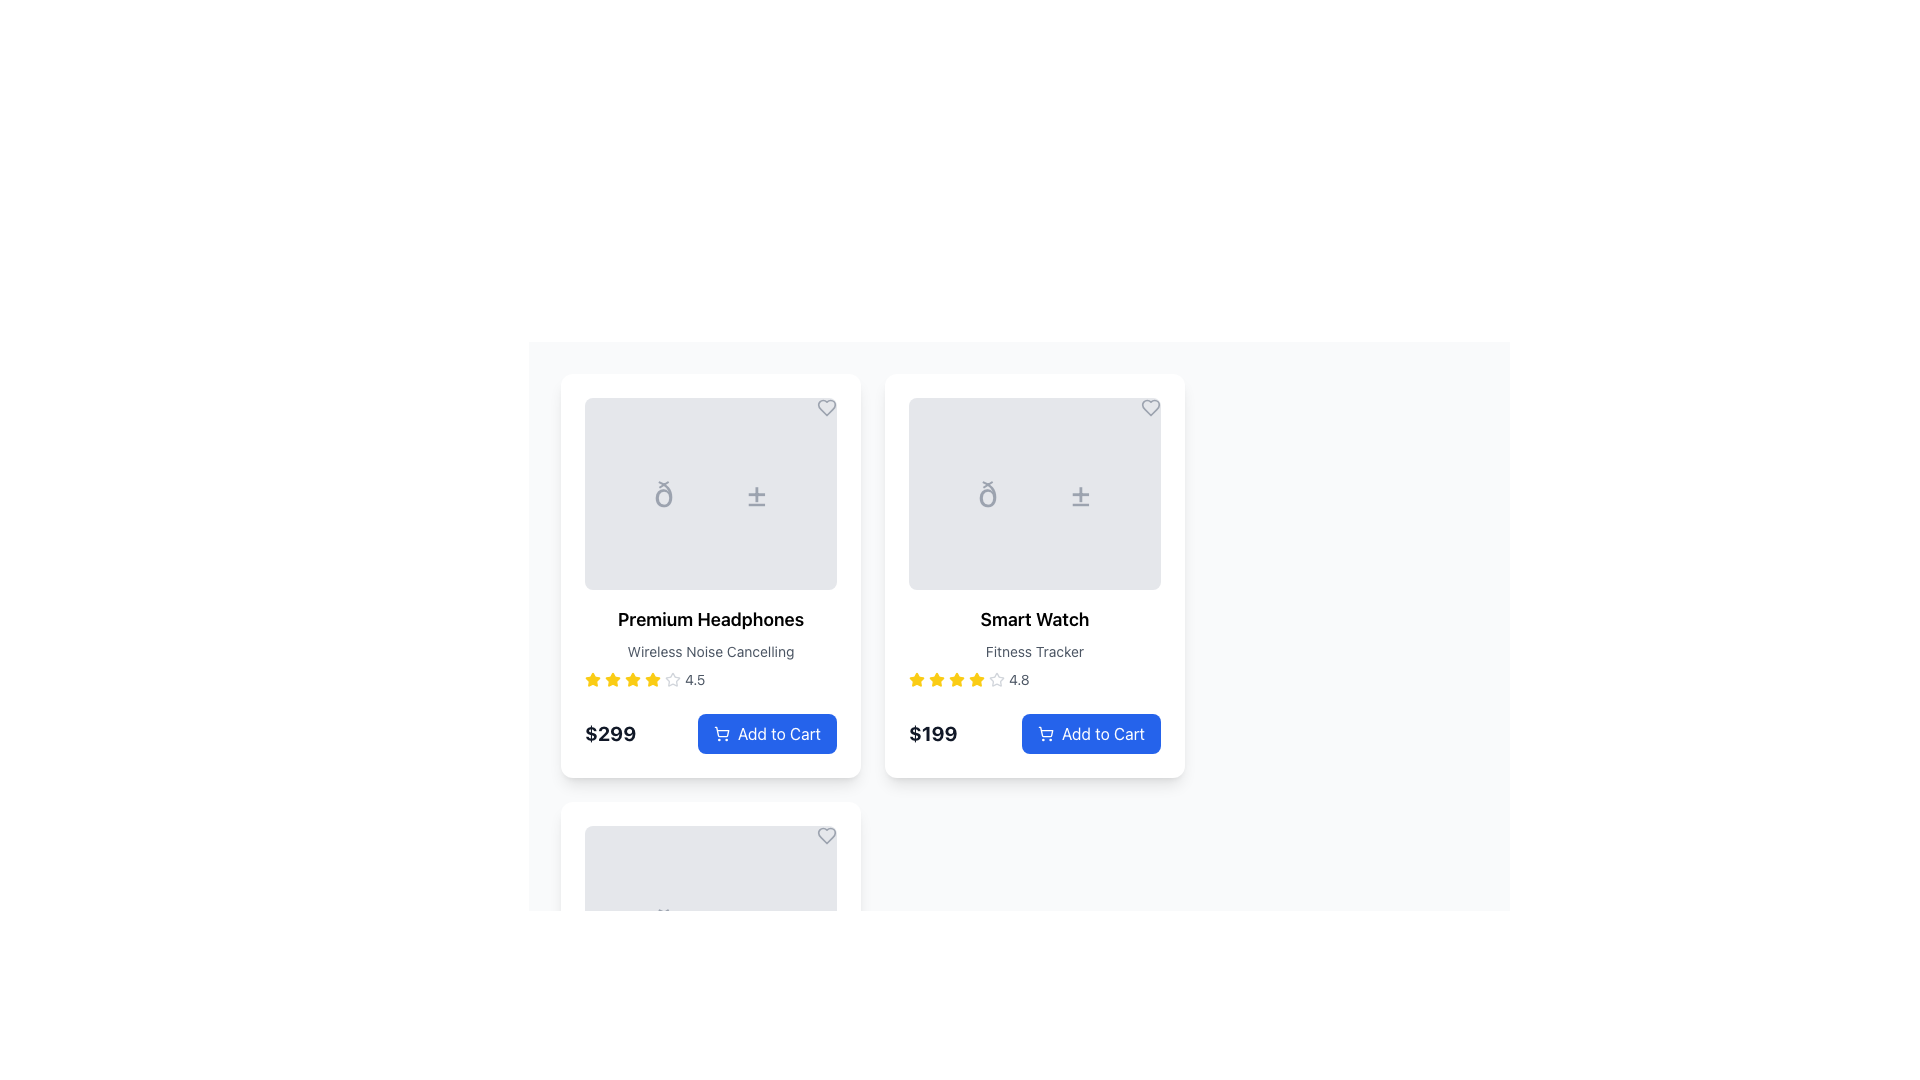  Describe the element at coordinates (915, 678) in the screenshot. I see `the yellow star-shaped icon, which is the middle star in the horizontal row of five stars in the rating section of the 'Smart Watch' product card` at that location.